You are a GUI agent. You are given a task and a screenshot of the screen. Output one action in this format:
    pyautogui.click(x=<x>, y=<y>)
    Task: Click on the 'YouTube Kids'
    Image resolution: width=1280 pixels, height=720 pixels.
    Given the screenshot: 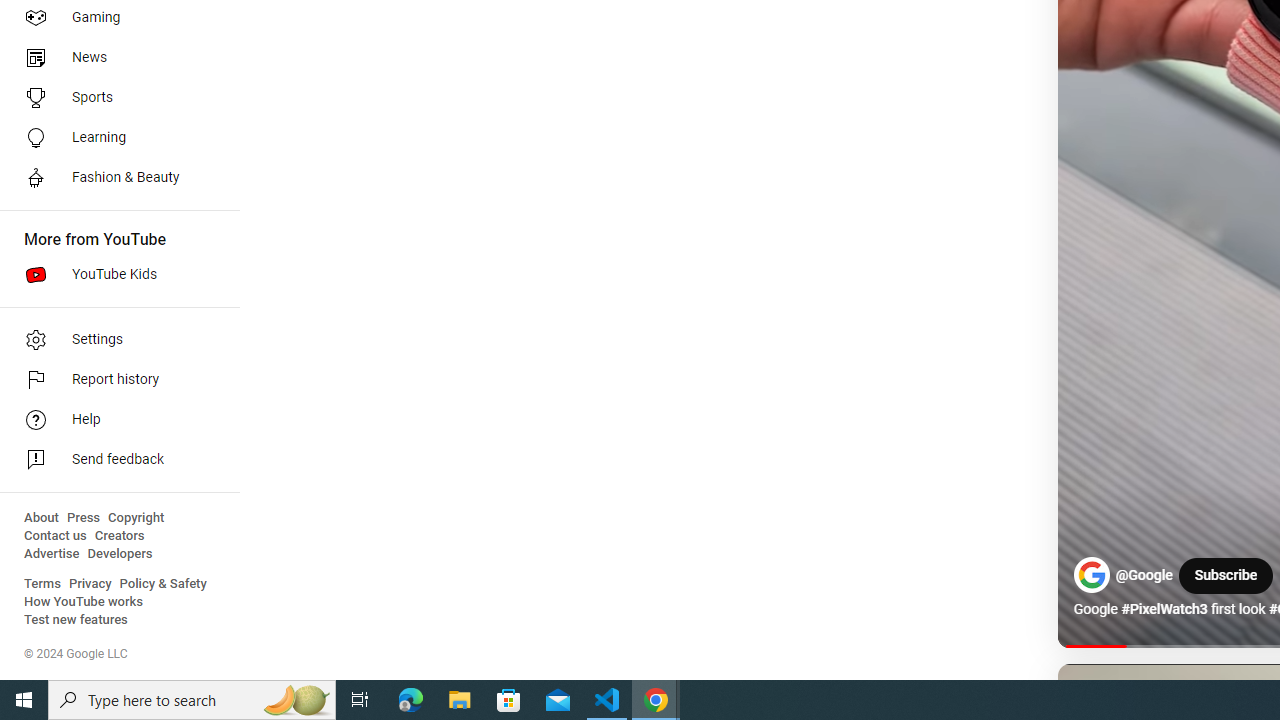 What is the action you would take?
    pyautogui.click(x=112, y=275)
    